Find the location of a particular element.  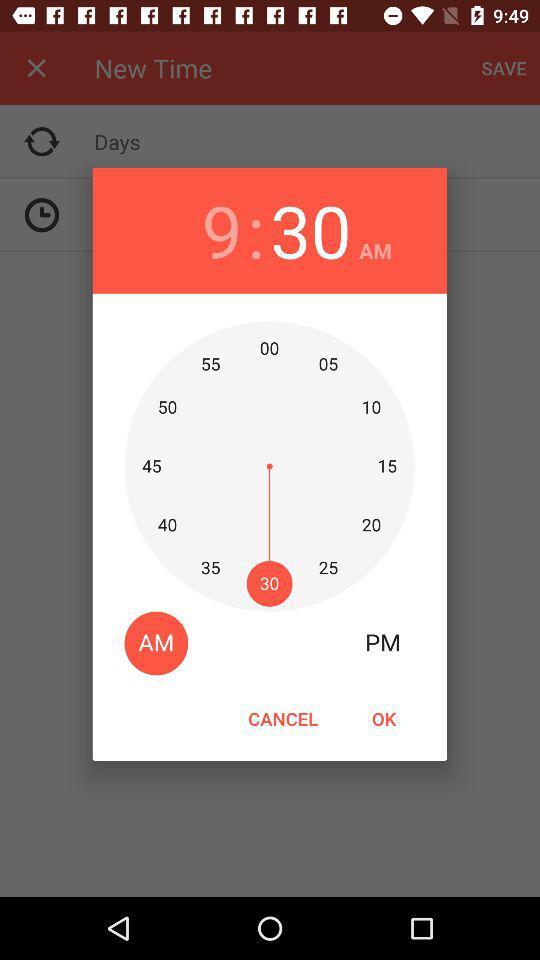

icon to the left of ok item is located at coordinates (282, 718).